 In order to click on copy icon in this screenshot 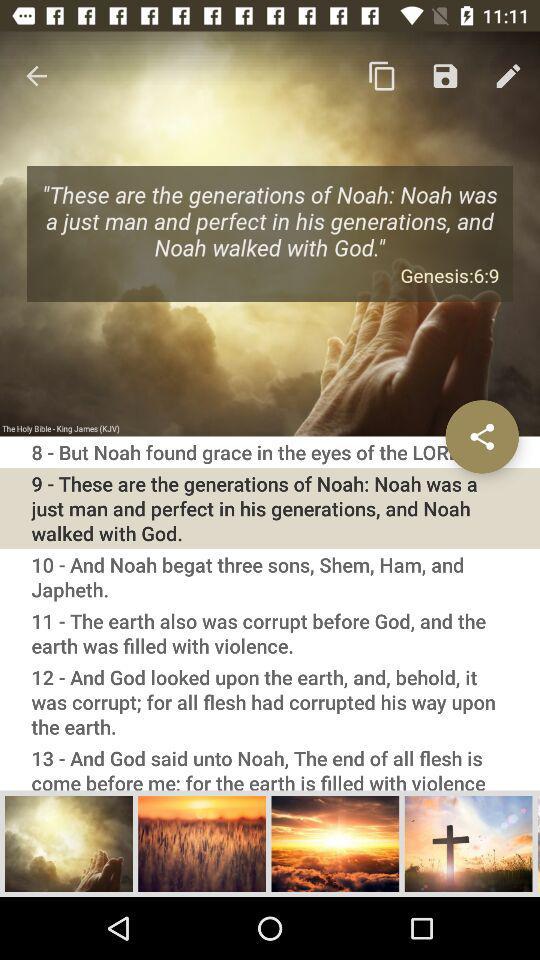, I will do `click(382, 76)`.